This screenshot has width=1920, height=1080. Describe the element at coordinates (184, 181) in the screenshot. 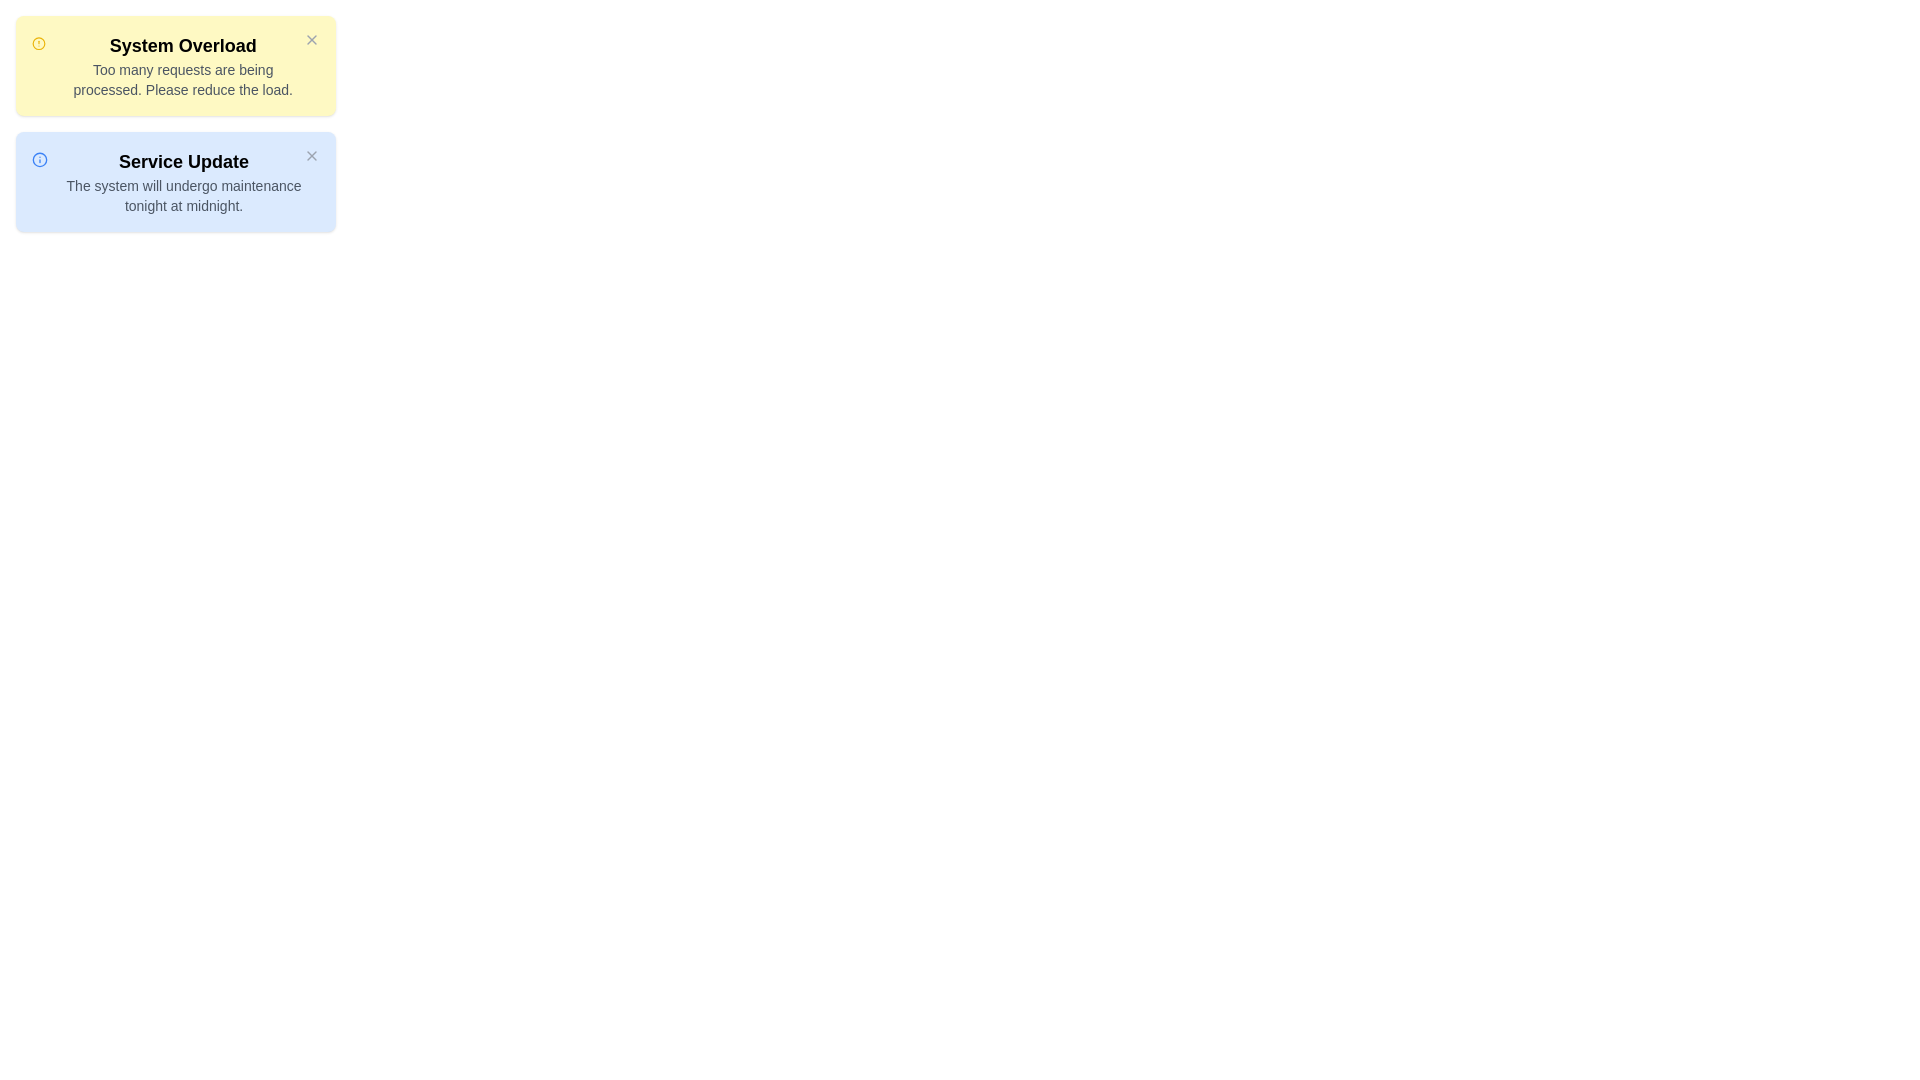

I see `text from the 'Service Update' notification box, which contains the messages 'Service Update' and 'The system will undergo maintenance tonight at midnight.'` at that location.